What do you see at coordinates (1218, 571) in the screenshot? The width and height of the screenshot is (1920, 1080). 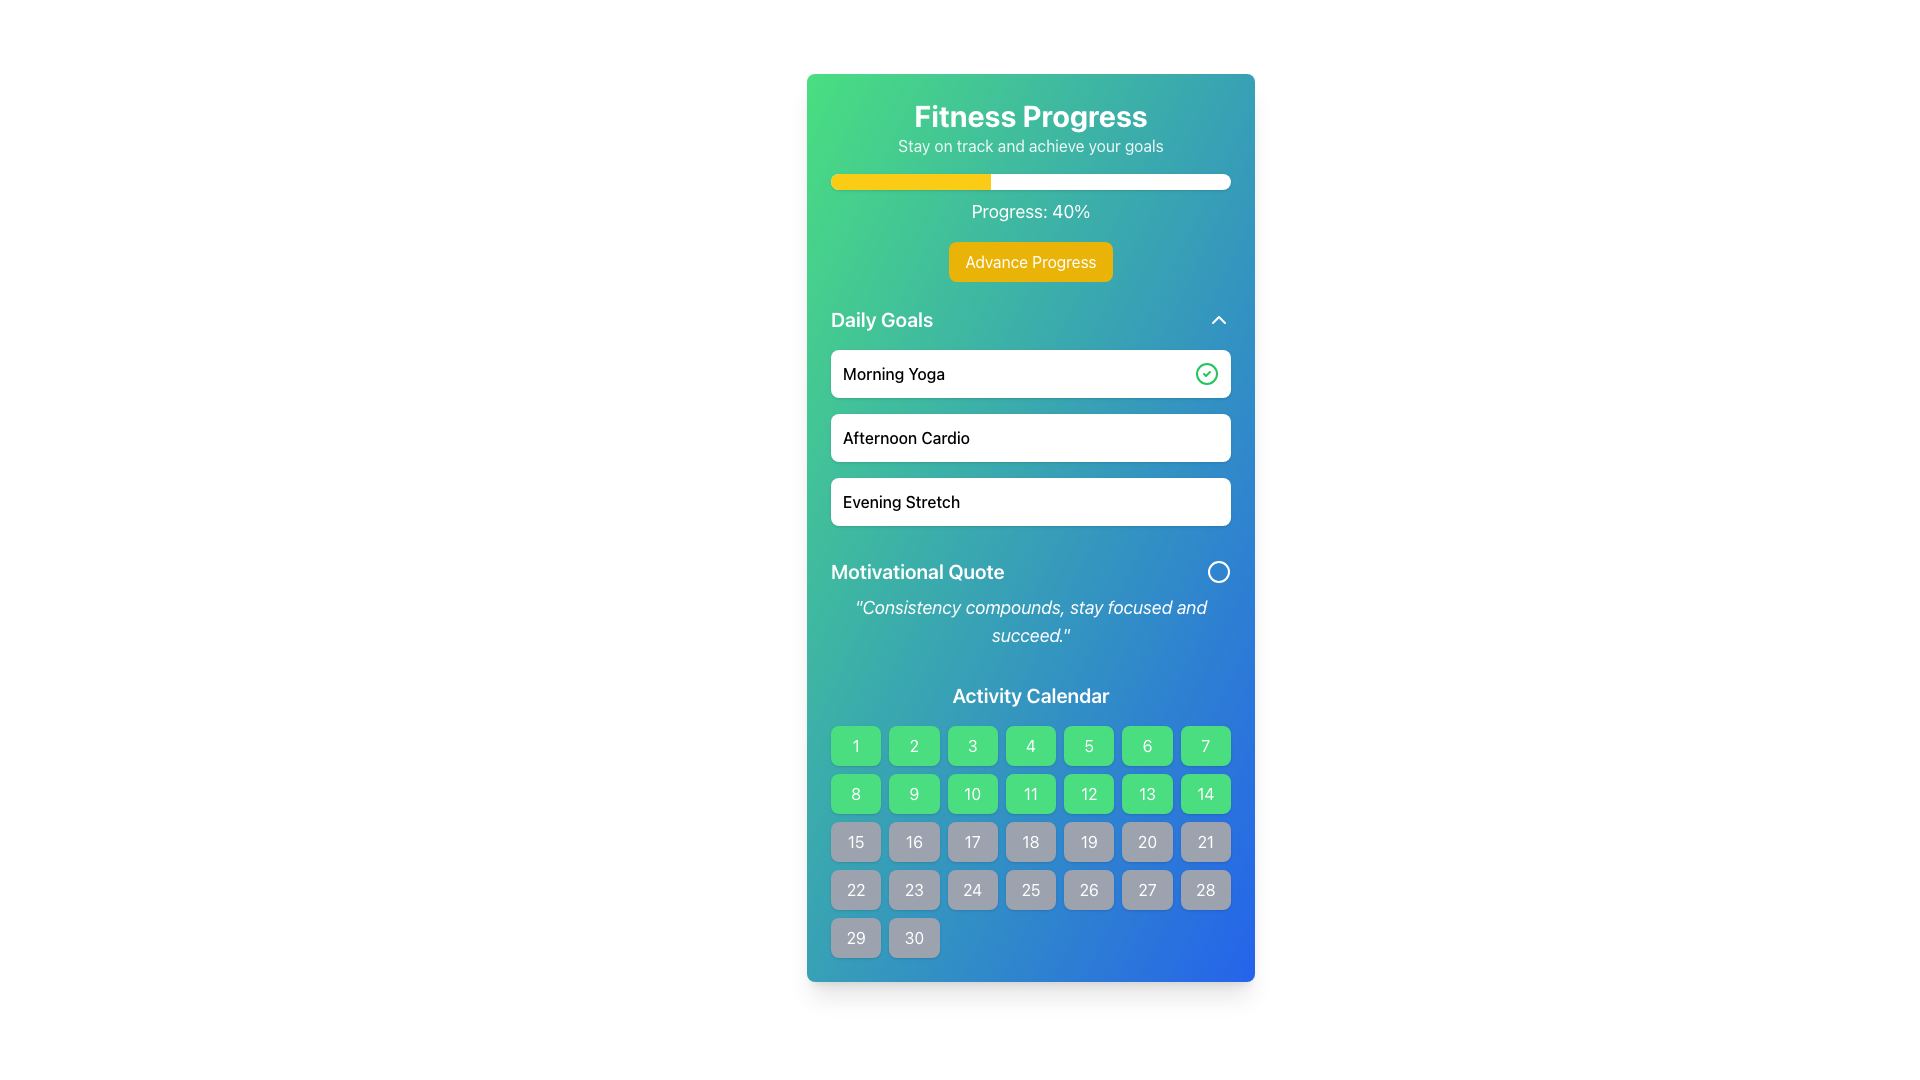 I see `the circular icon with a white stroke located to the right of the 'Motivational Quote' text` at bounding box center [1218, 571].